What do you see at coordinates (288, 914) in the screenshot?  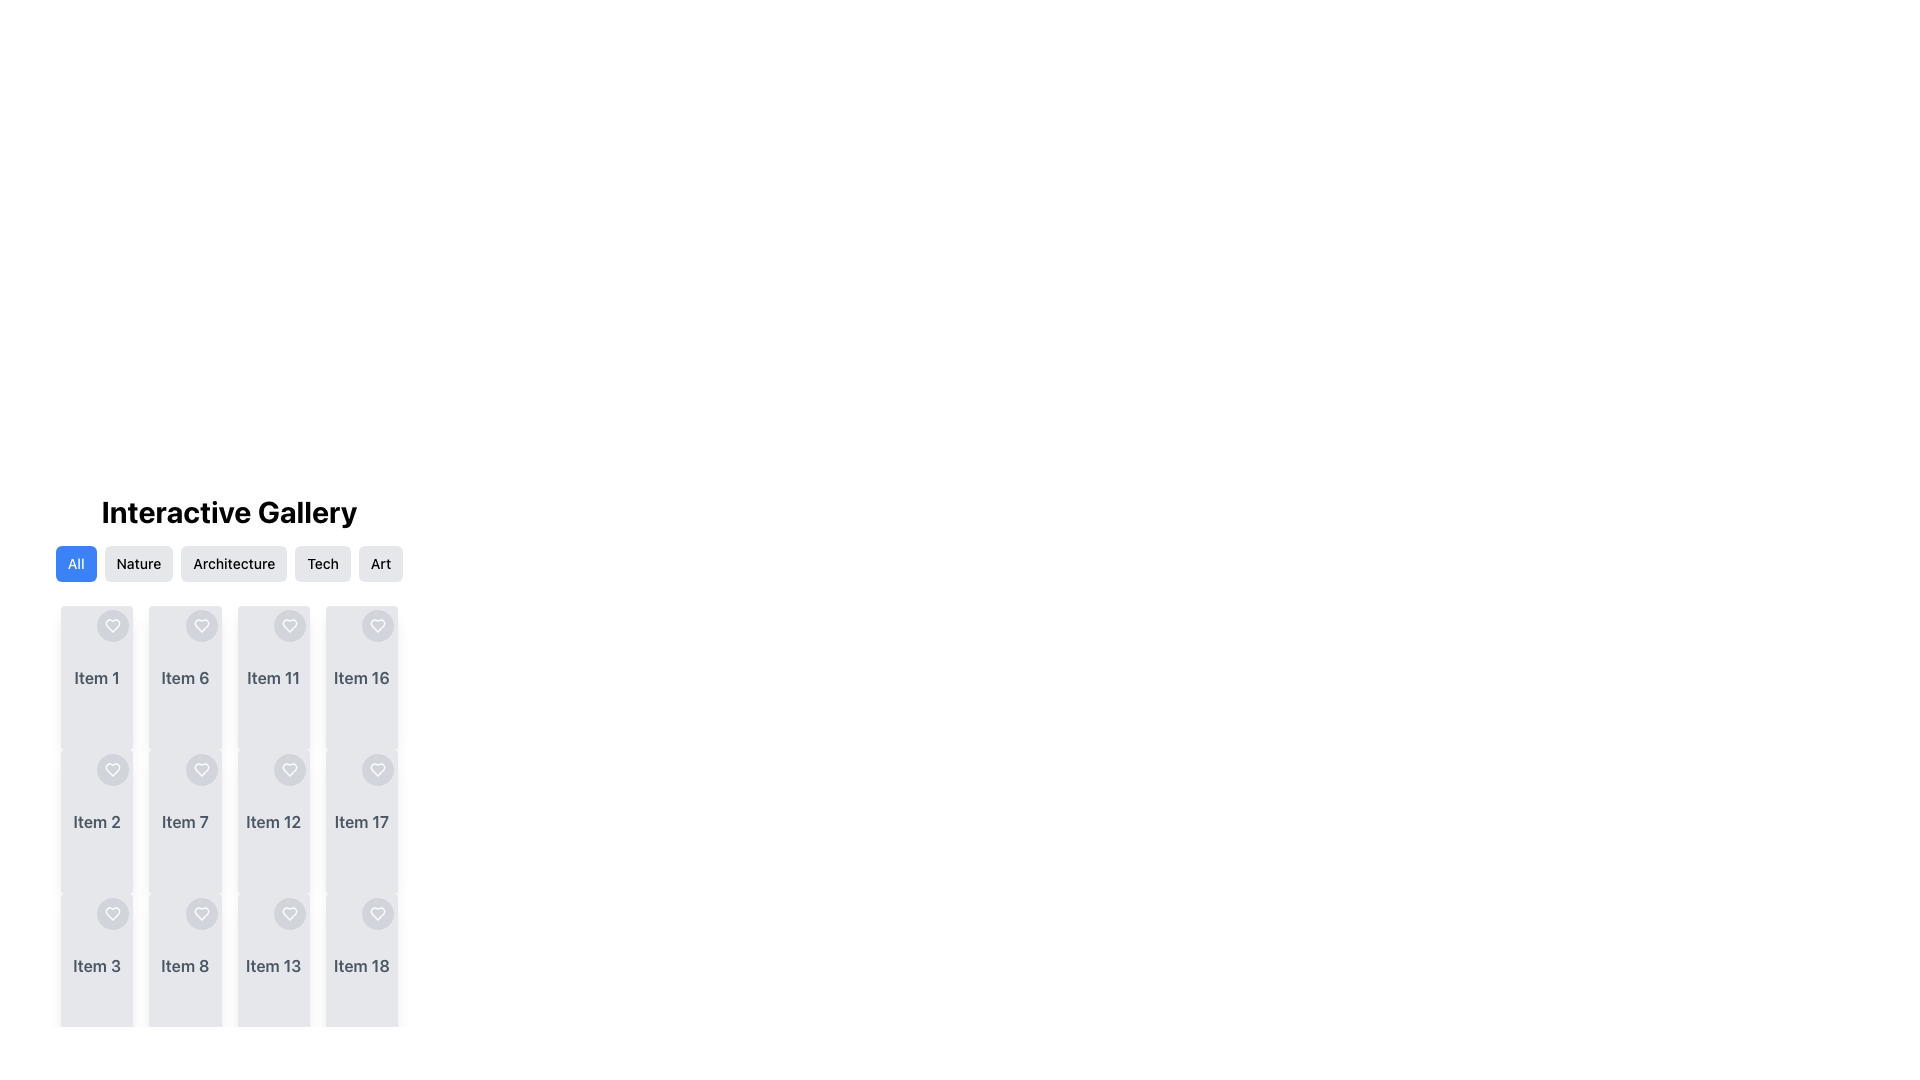 I see `the heart-shaped icon within the circular button in the 'Item 13' section` at bounding box center [288, 914].